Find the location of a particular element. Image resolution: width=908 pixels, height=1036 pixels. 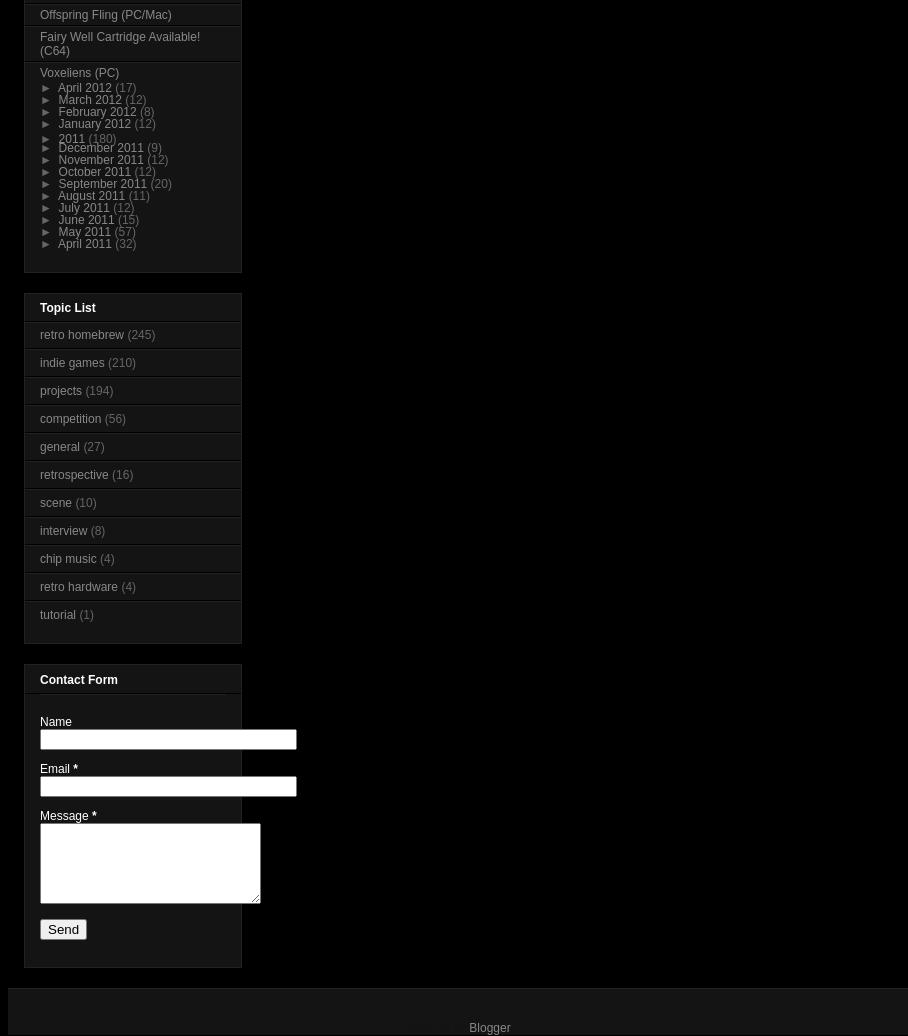

'(210)' is located at coordinates (122, 363).